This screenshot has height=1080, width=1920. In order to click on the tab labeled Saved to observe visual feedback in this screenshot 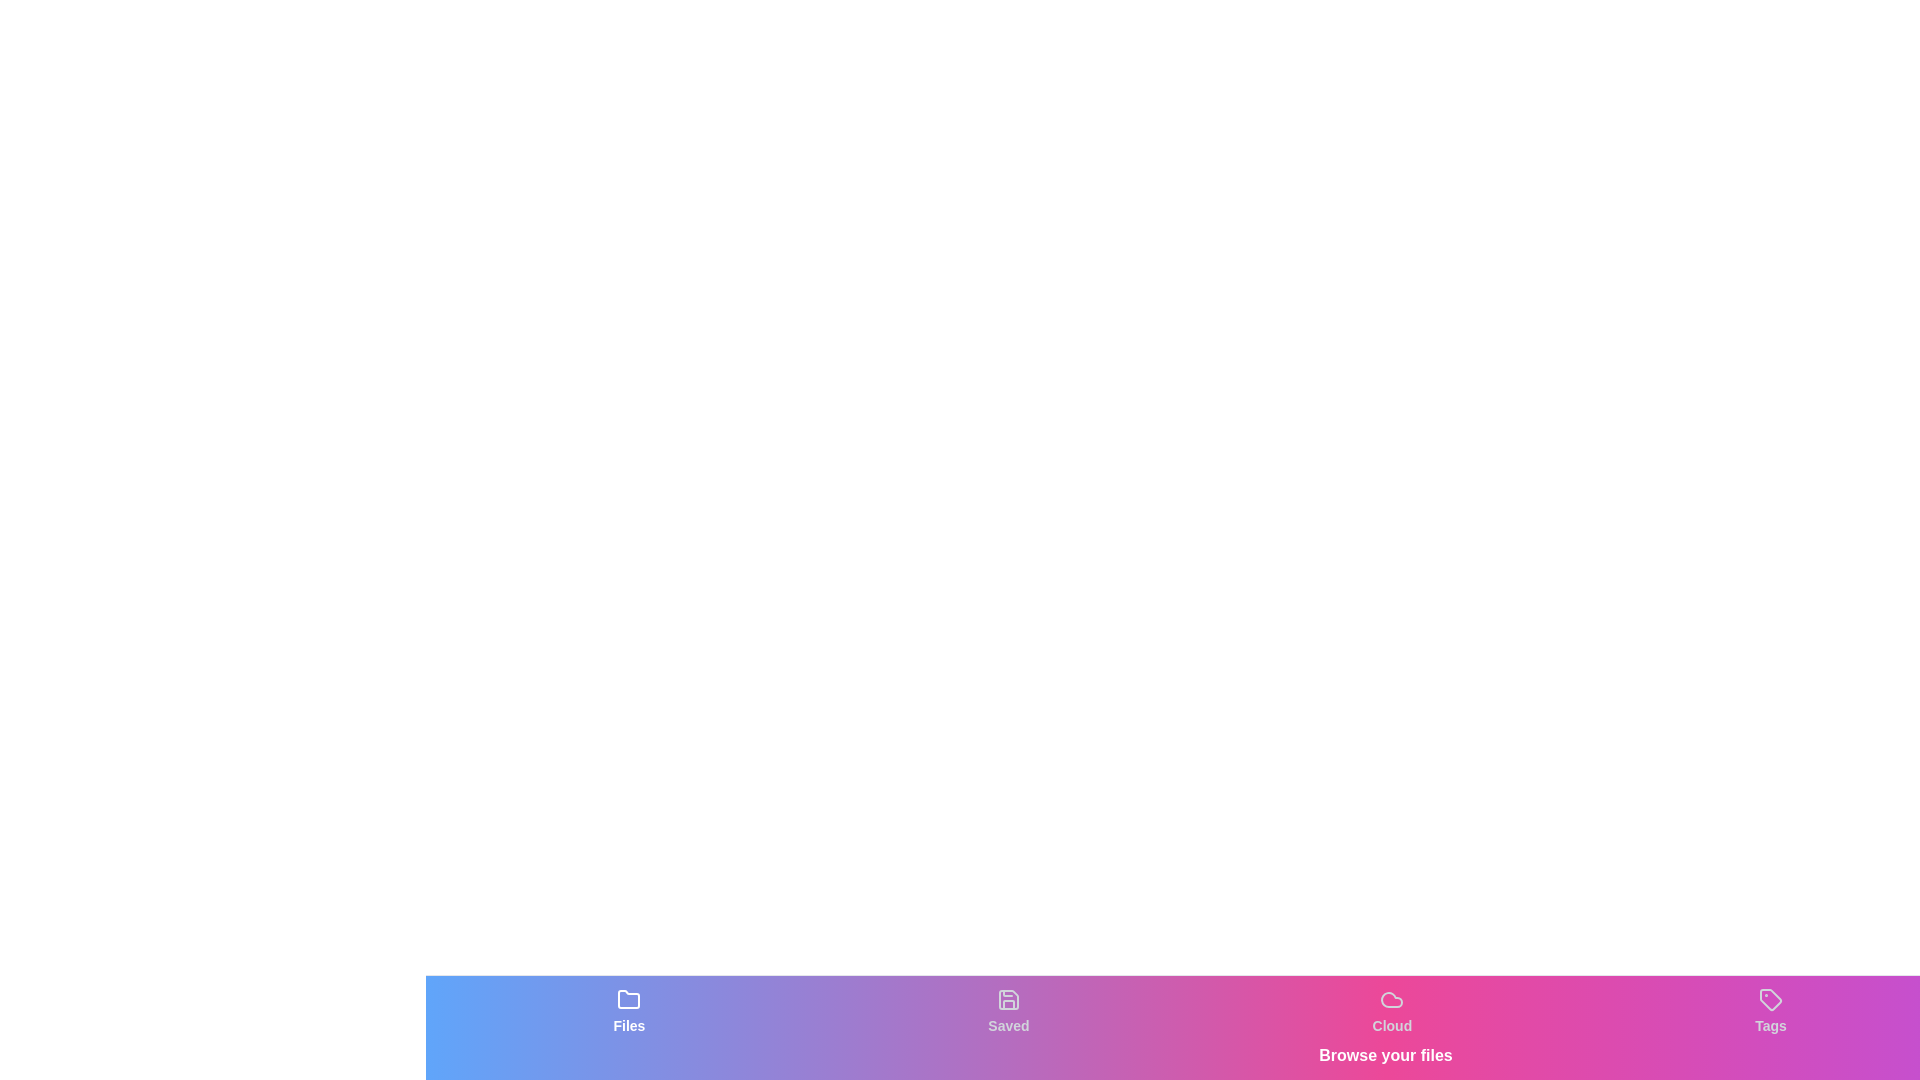, I will do `click(1008, 1011)`.